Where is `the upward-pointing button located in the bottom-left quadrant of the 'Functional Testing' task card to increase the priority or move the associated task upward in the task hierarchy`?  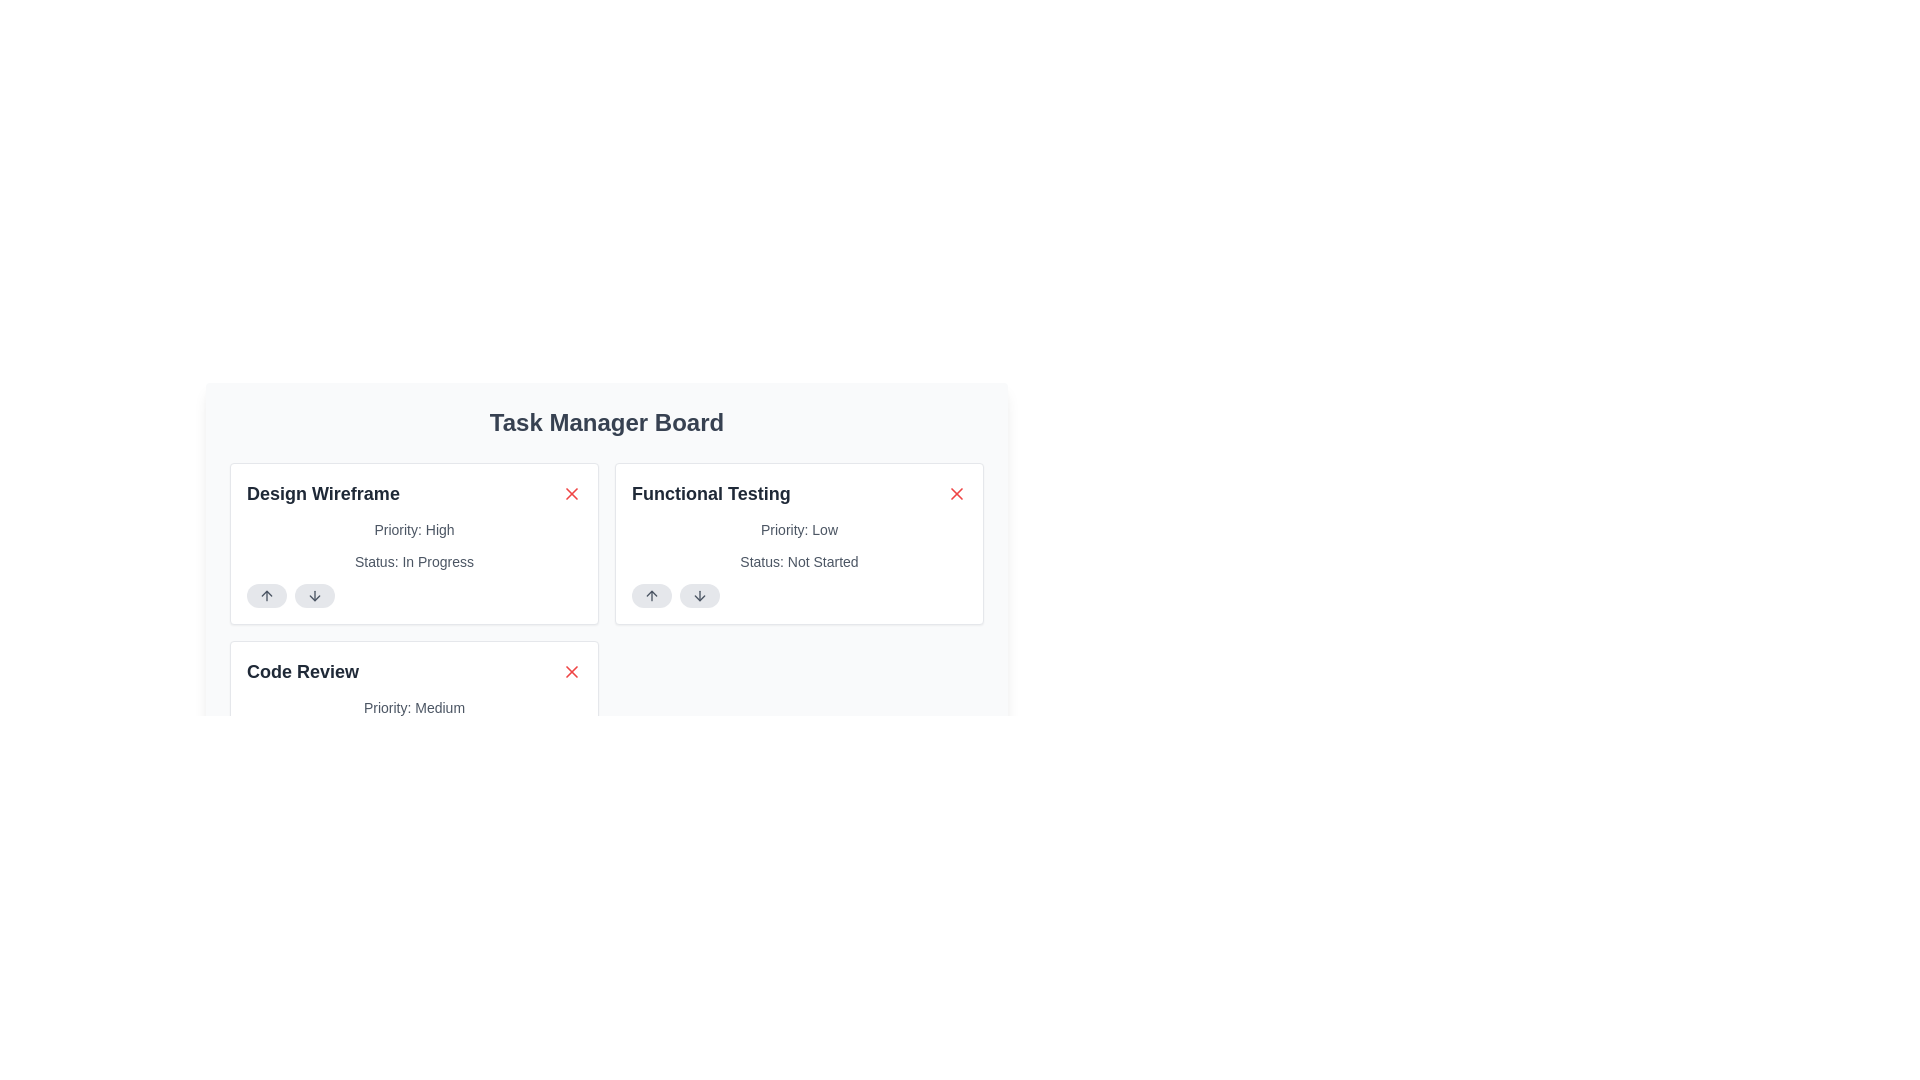
the upward-pointing button located in the bottom-left quadrant of the 'Functional Testing' task card to increase the priority or move the associated task upward in the task hierarchy is located at coordinates (652, 595).